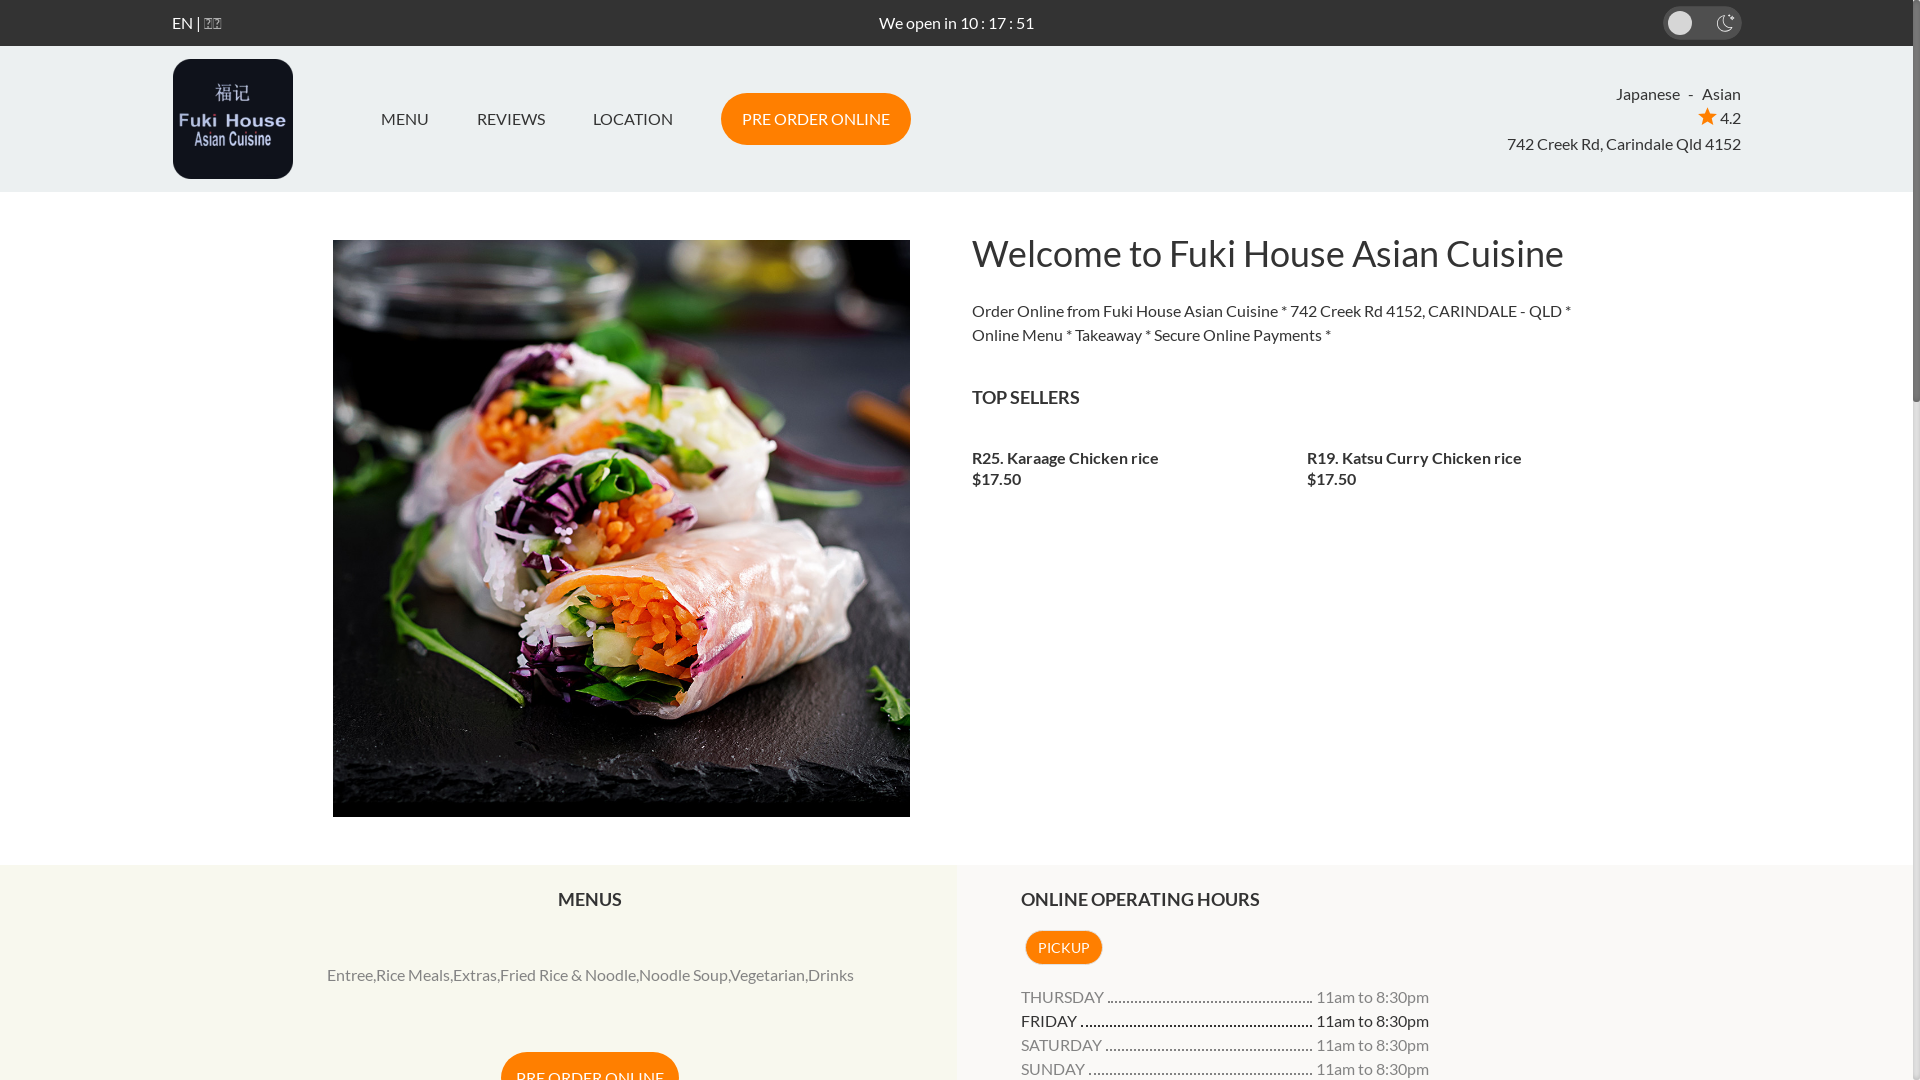  I want to click on 'Vegetarian', so click(766, 973).